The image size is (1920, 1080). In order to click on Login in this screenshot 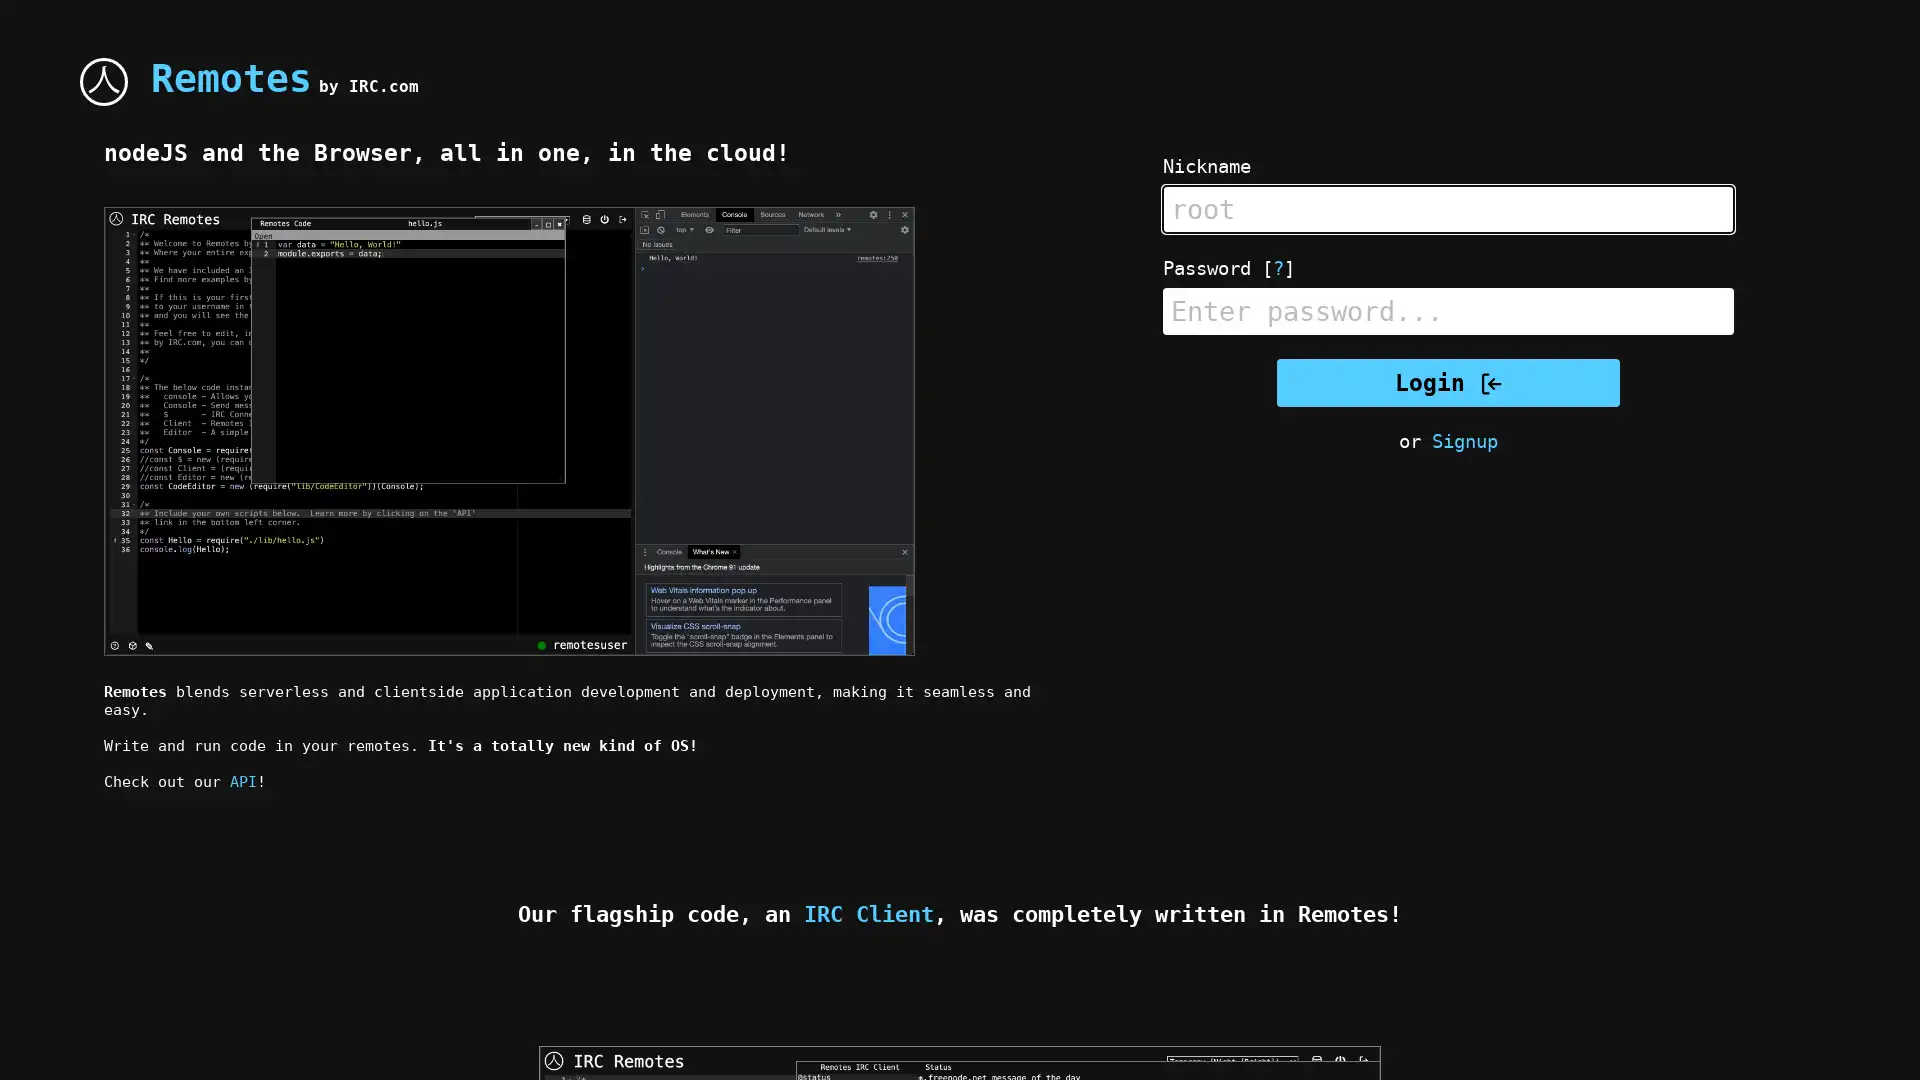, I will do `click(1448, 382)`.